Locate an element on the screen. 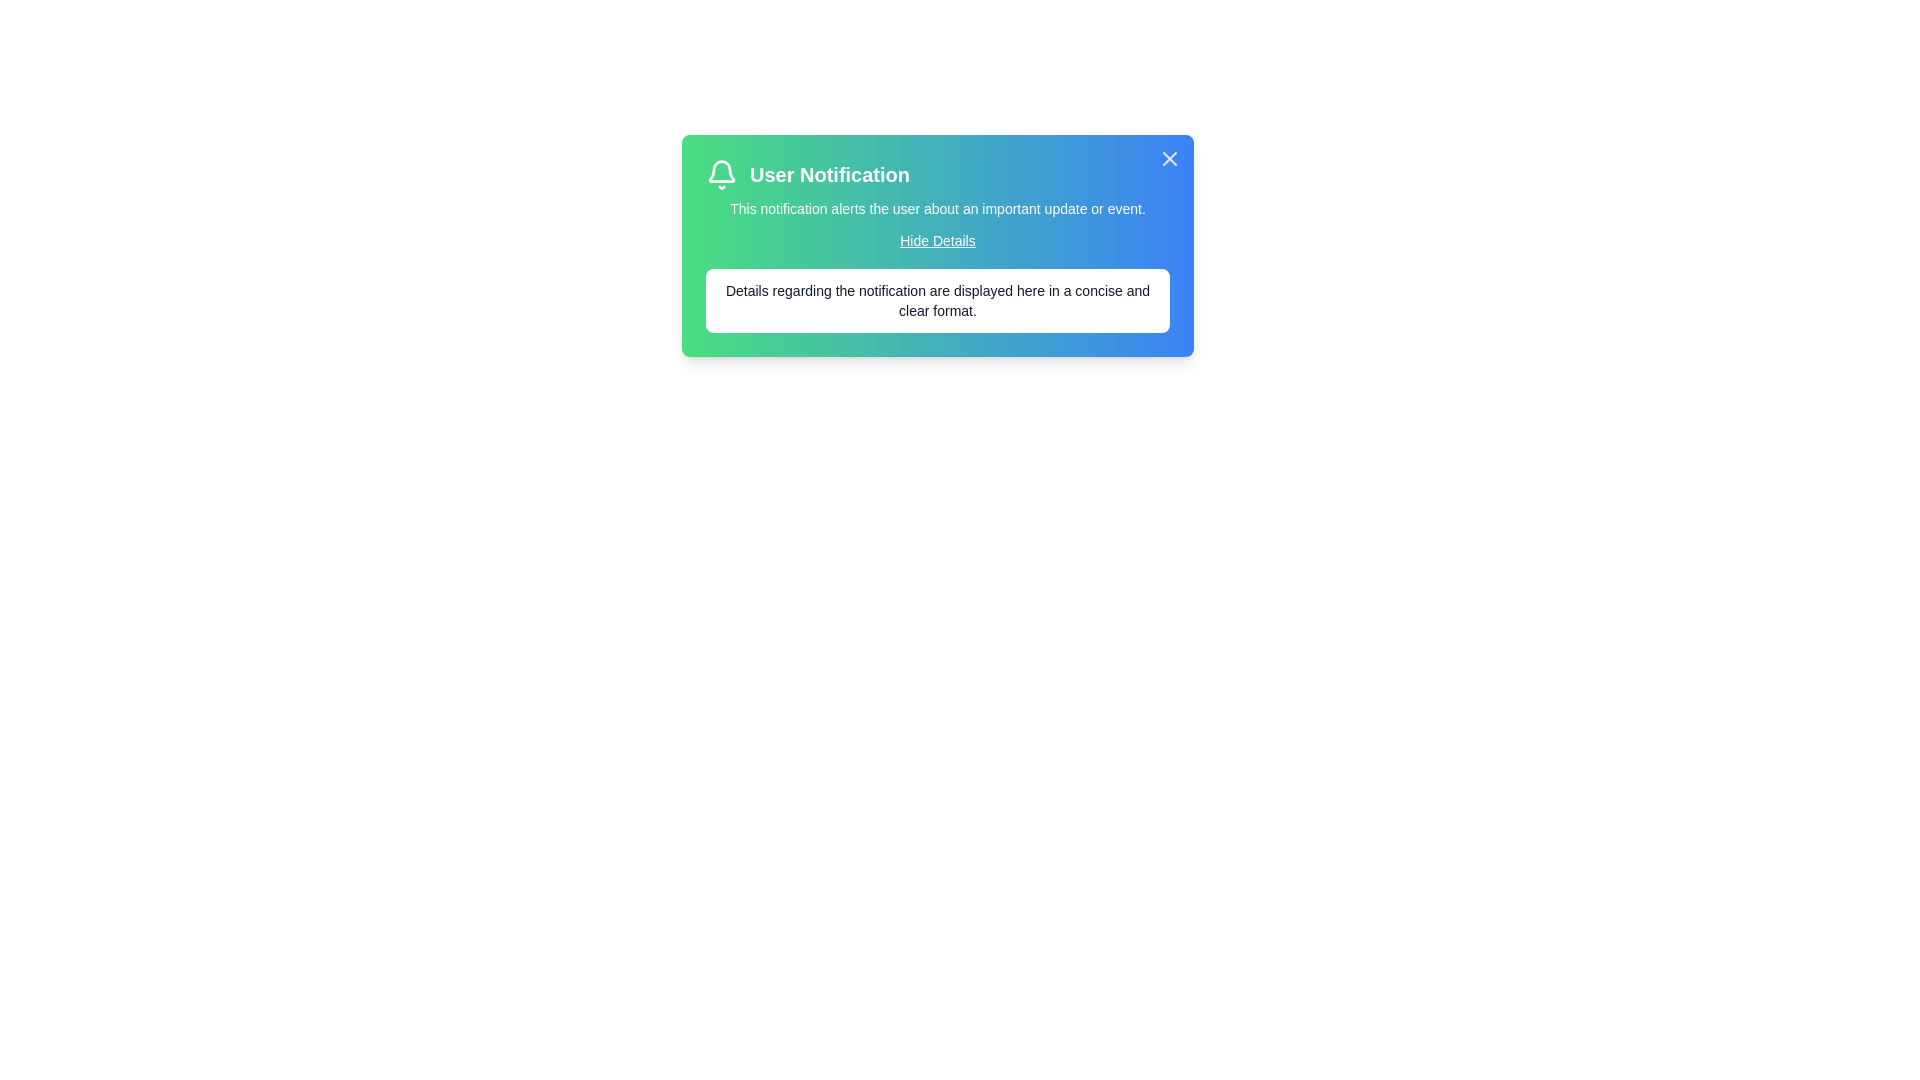 The width and height of the screenshot is (1920, 1080). the 'Hide Details' button to toggle the visibility of additional notification details is located at coordinates (936, 239).